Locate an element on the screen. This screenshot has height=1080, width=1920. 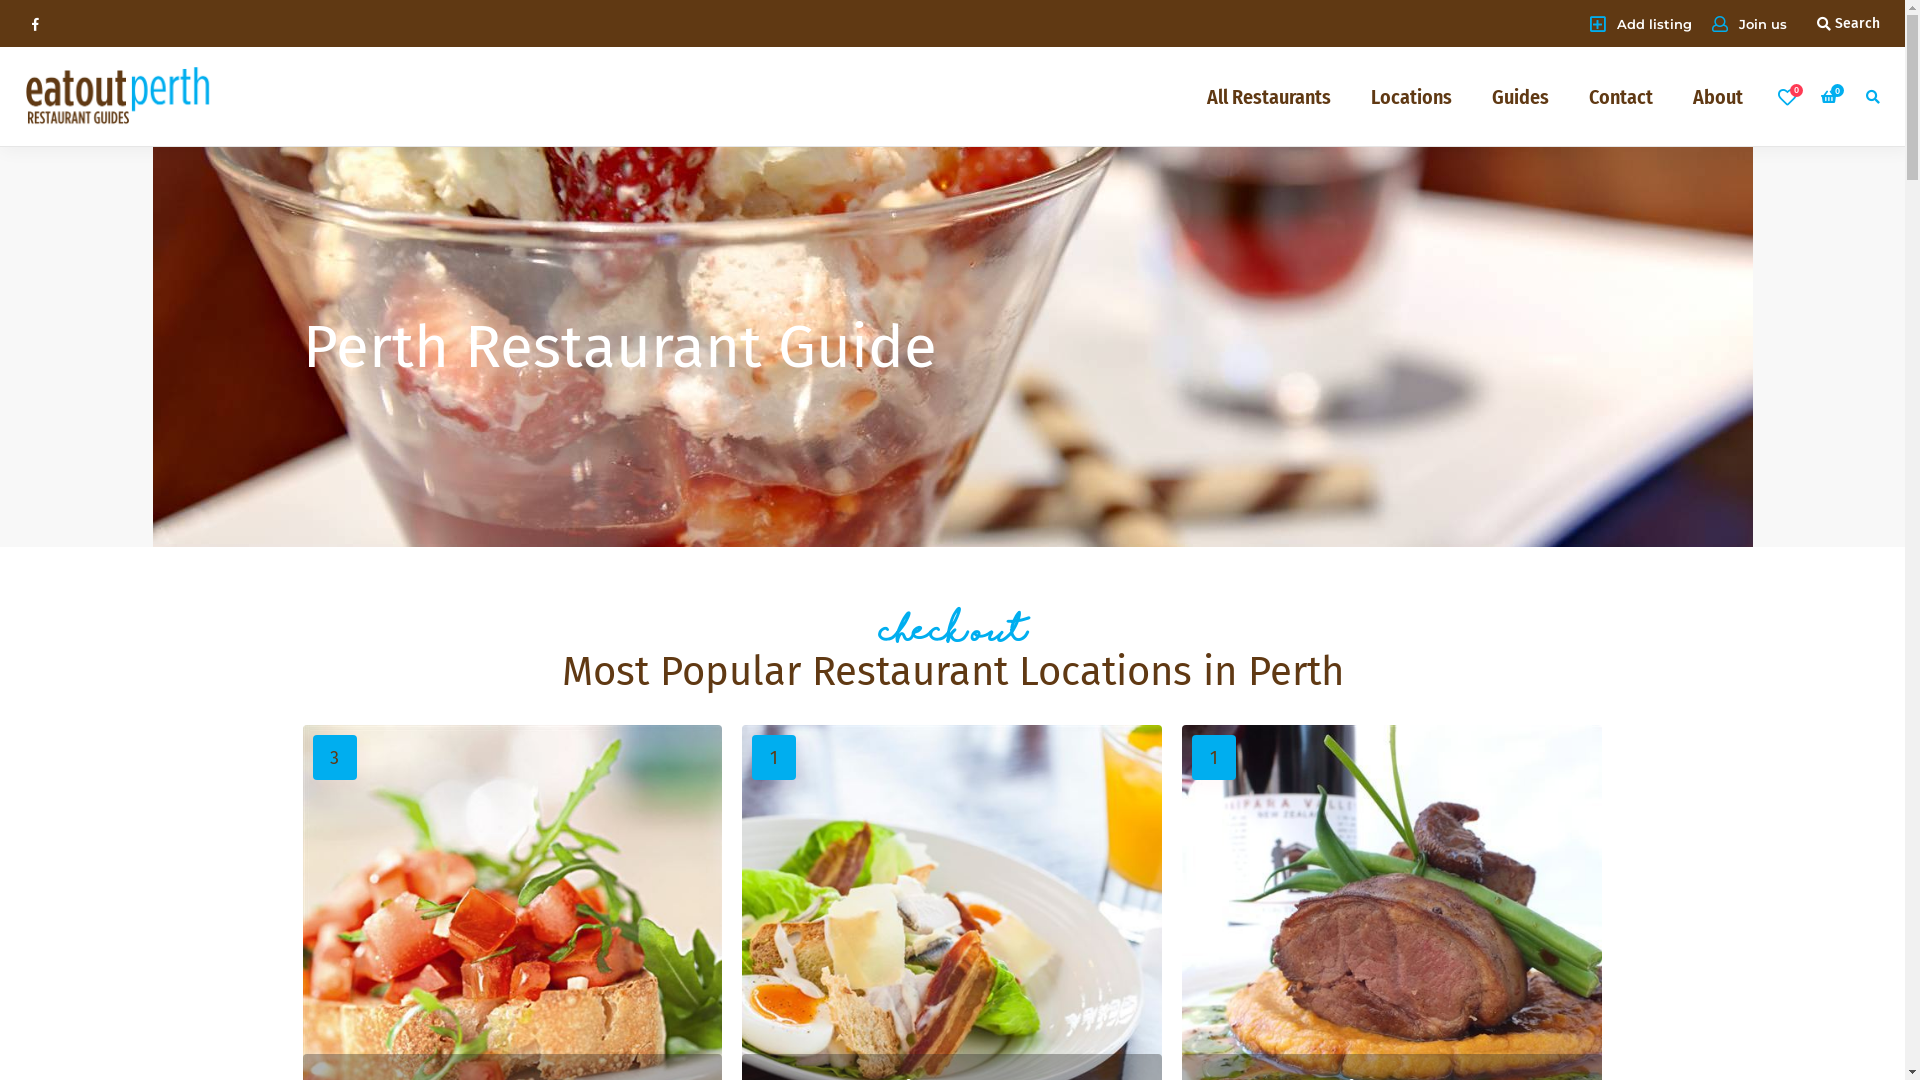
'About' is located at coordinates (1717, 96).